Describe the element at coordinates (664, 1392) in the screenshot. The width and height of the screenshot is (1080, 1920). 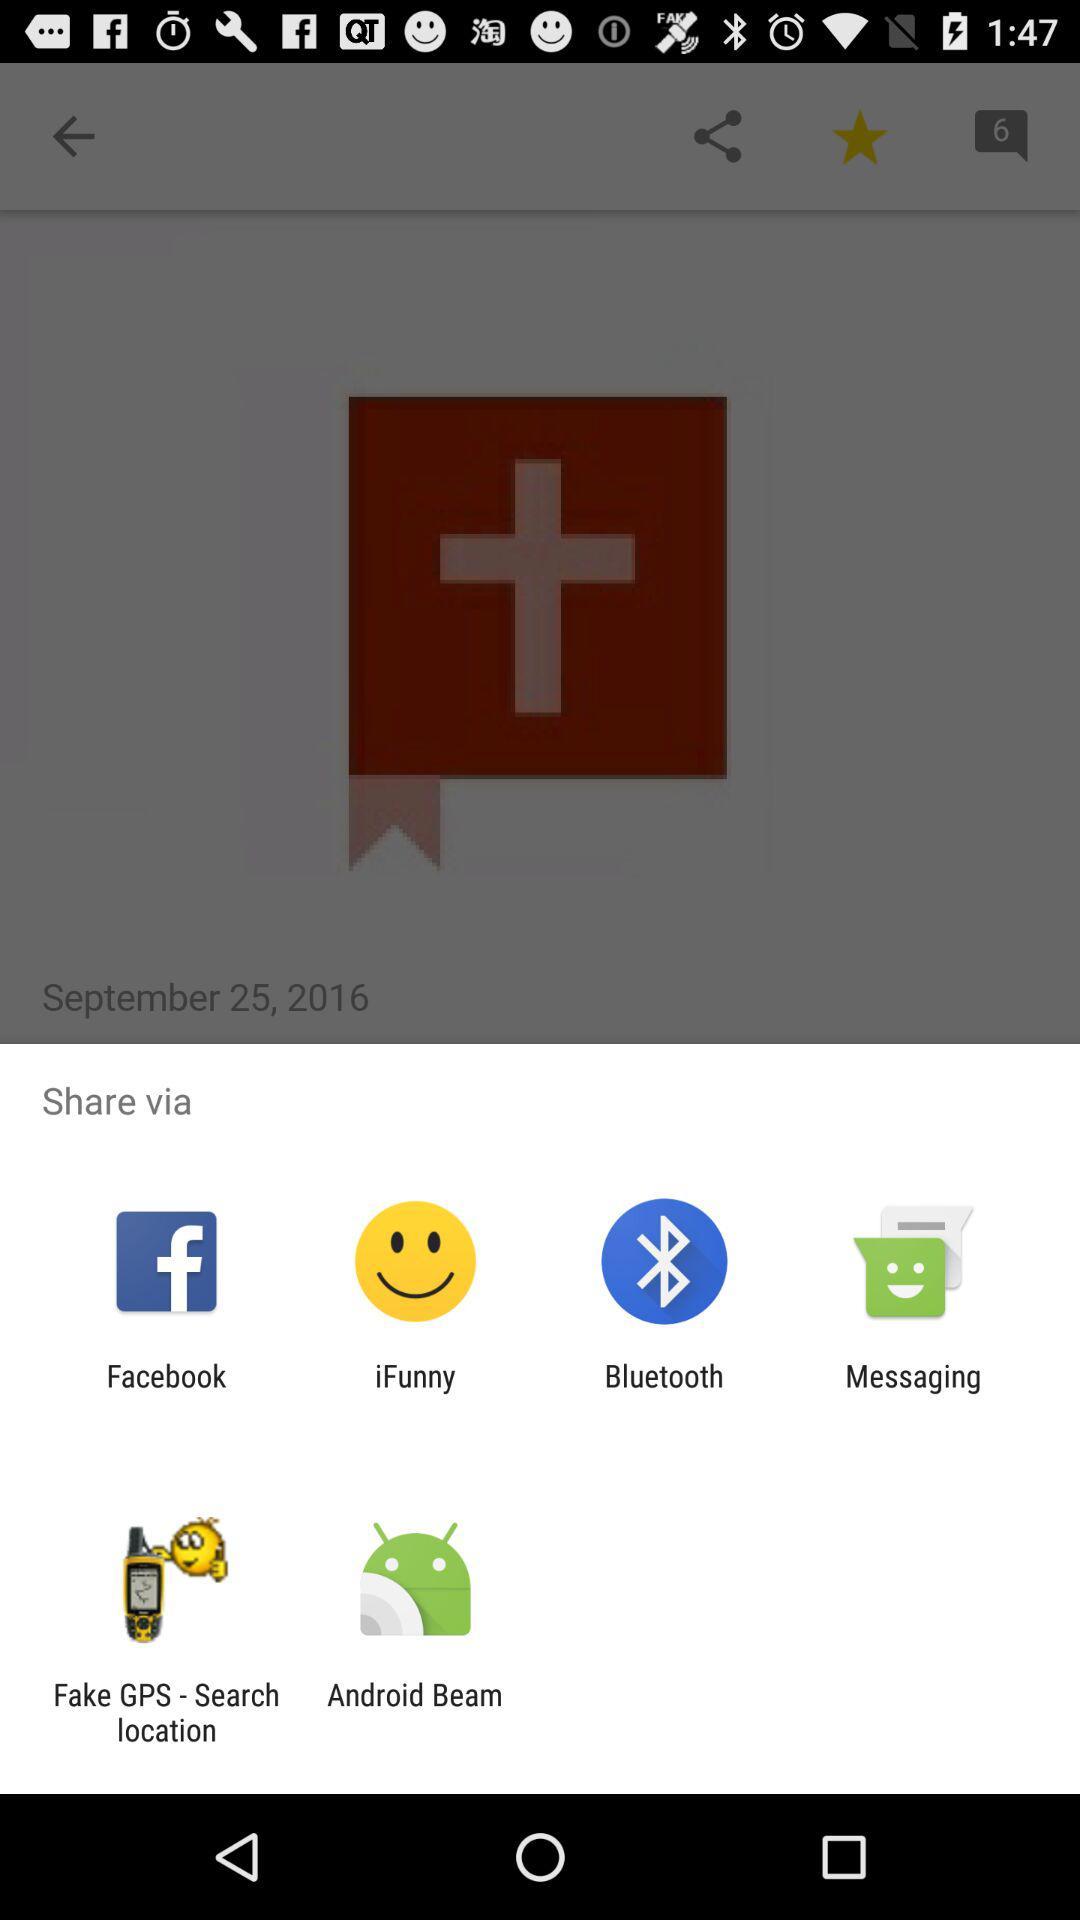
I see `item next to ifunny` at that location.